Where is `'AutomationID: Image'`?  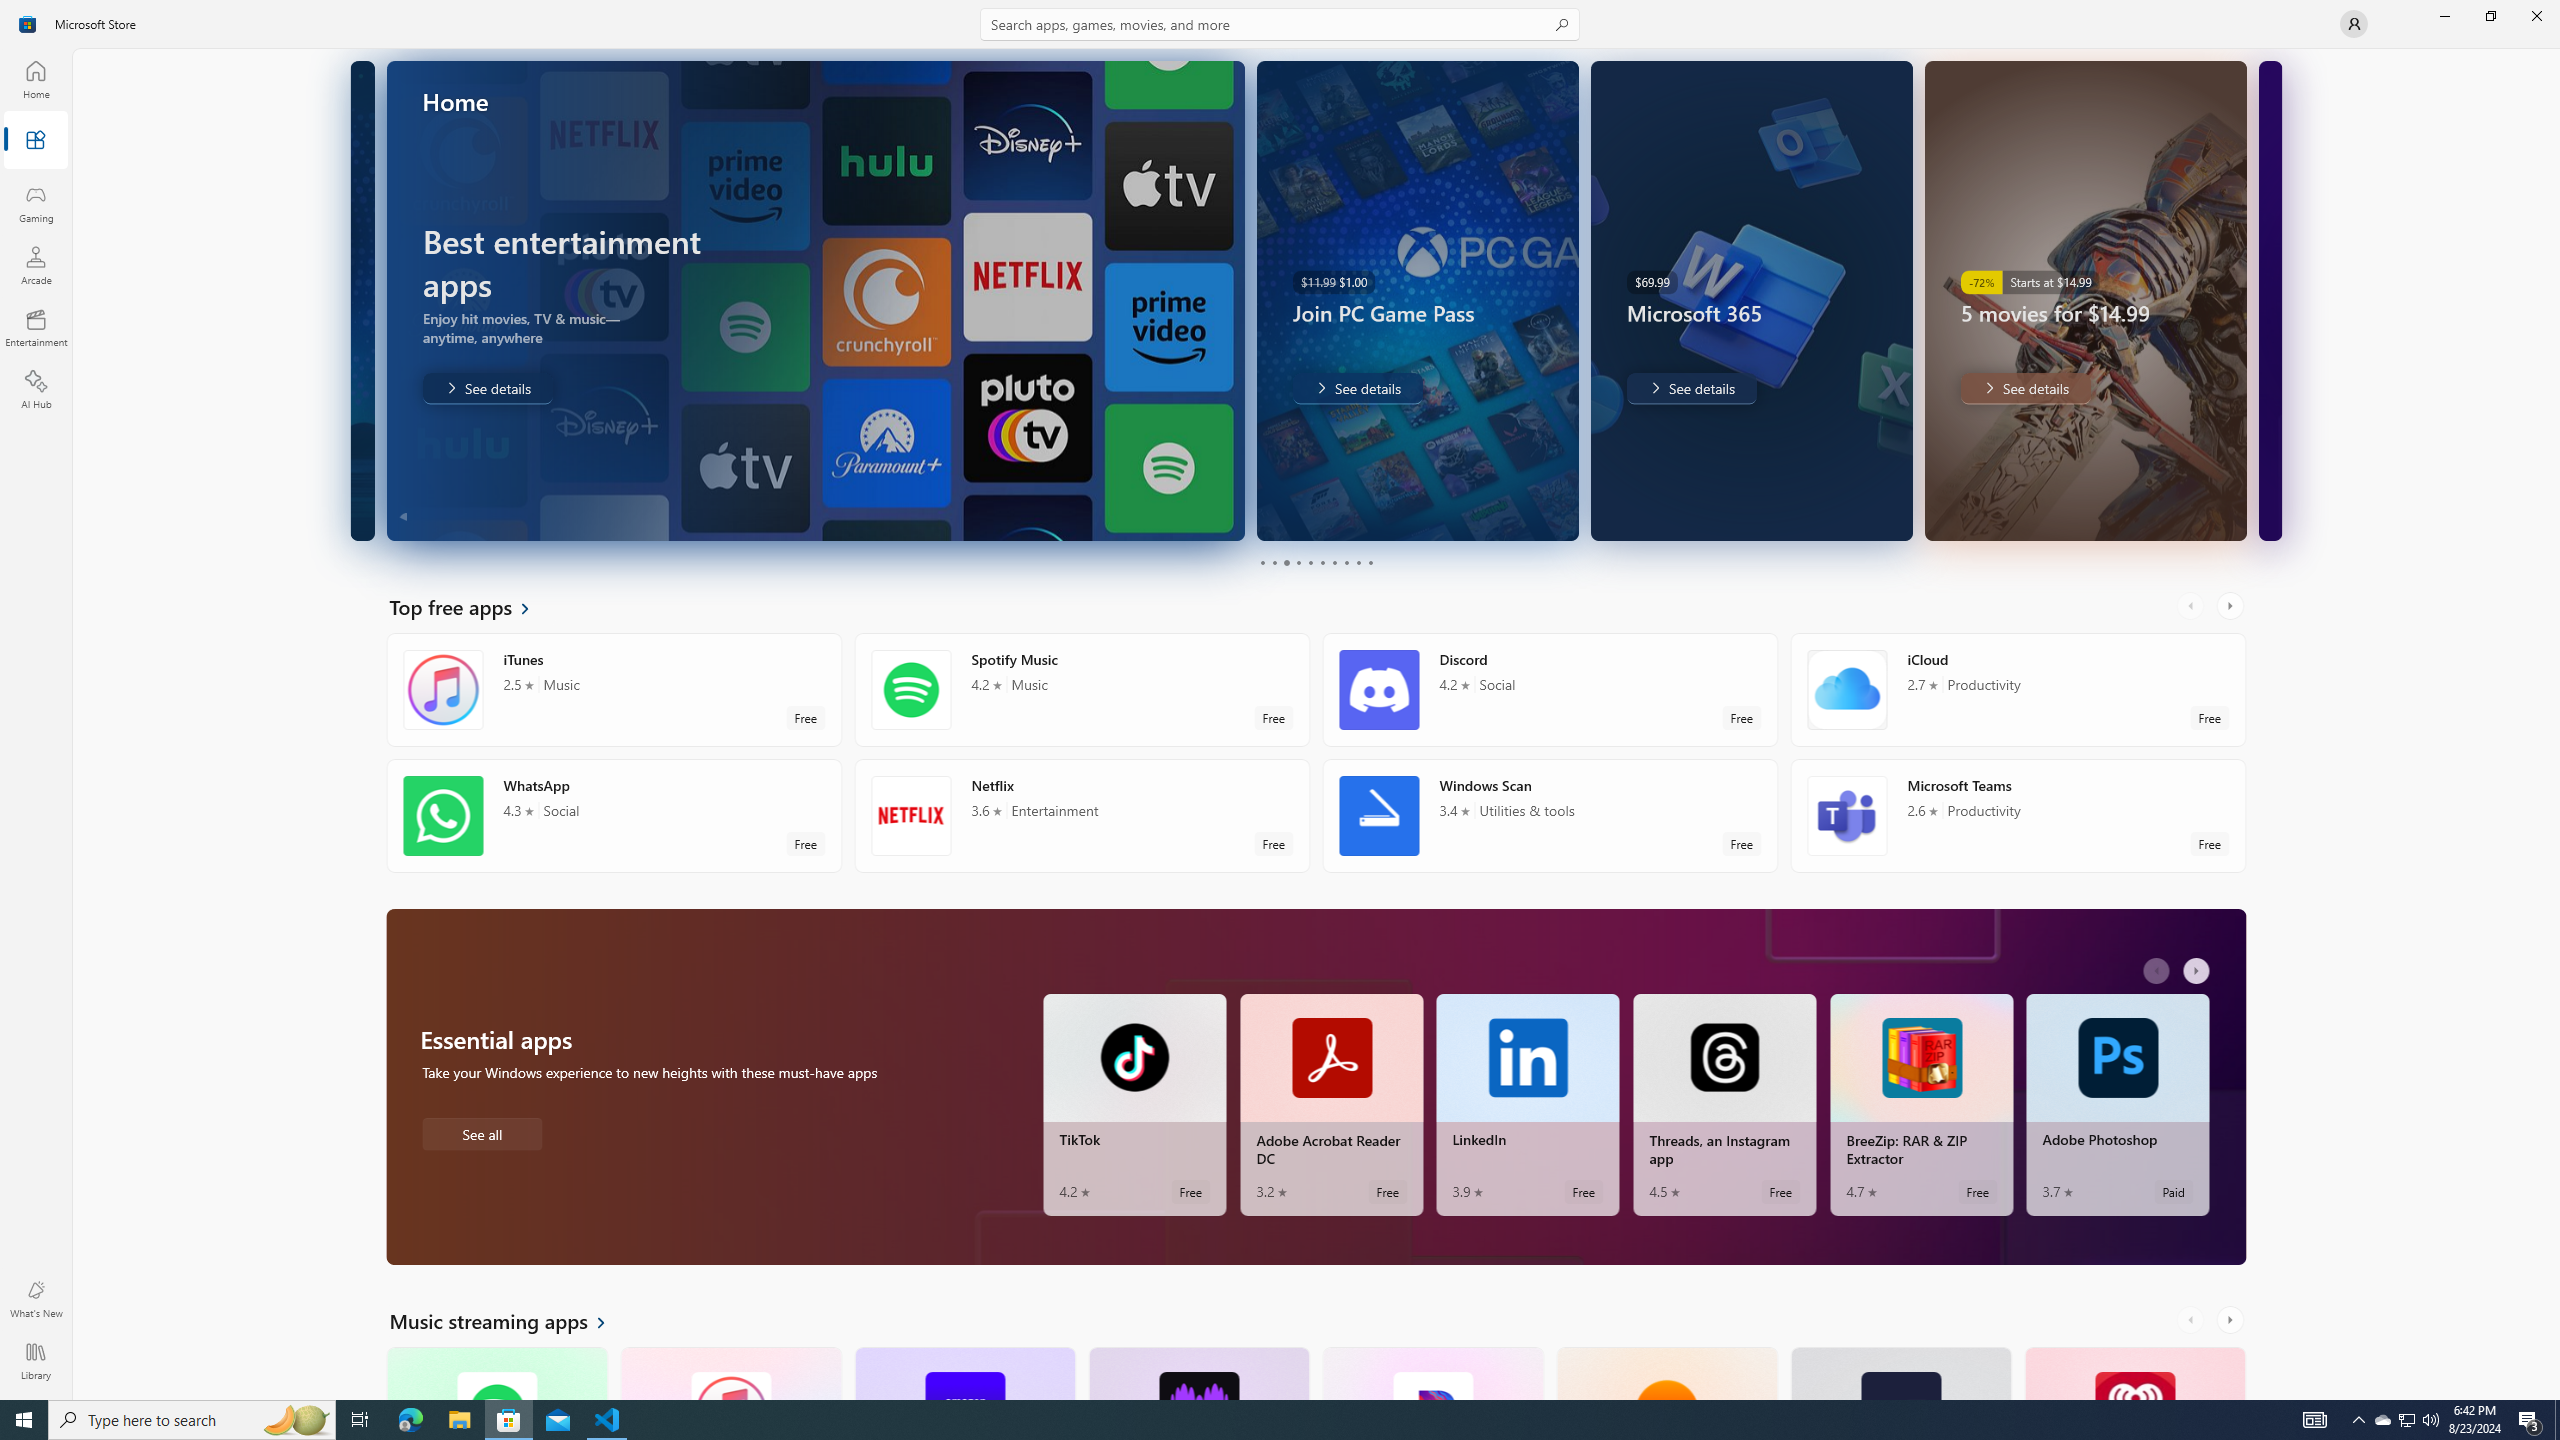 'AutomationID: Image' is located at coordinates (2268, 299).